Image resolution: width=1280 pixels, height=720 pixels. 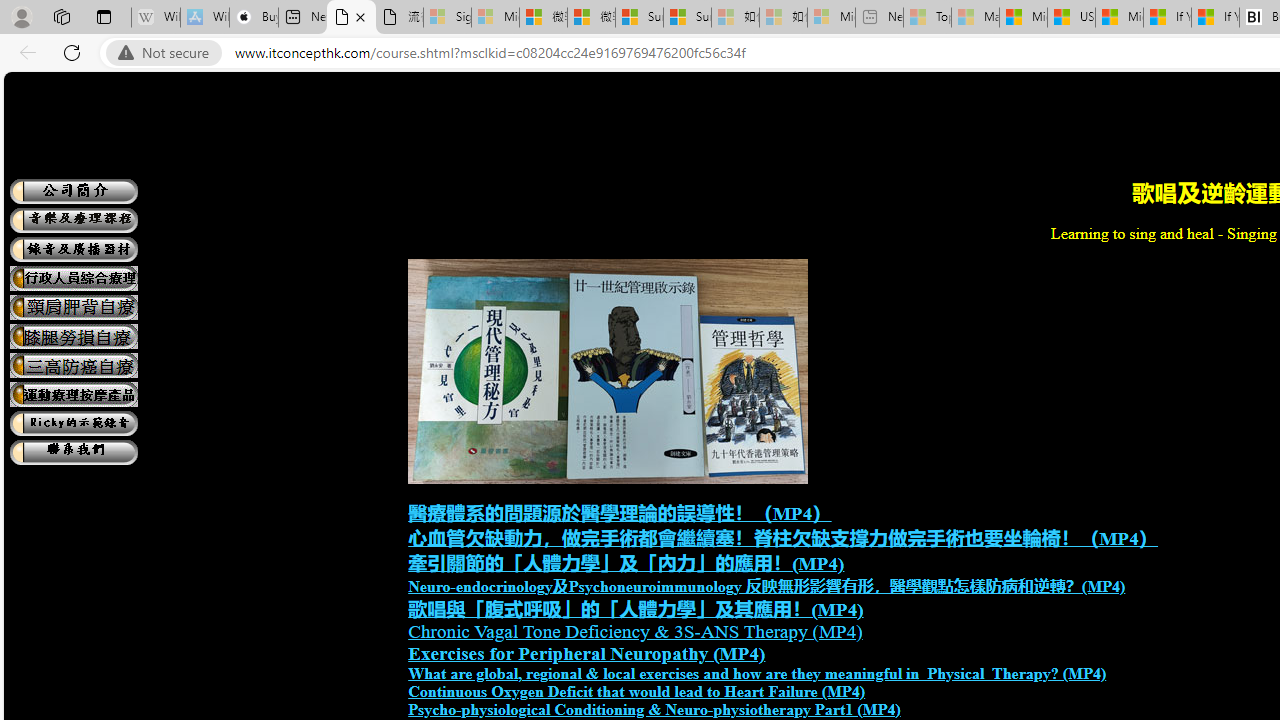 What do you see at coordinates (155, 17) in the screenshot?
I see `'Wikipedia - Sleeping'` at bounding box center [155, 17].